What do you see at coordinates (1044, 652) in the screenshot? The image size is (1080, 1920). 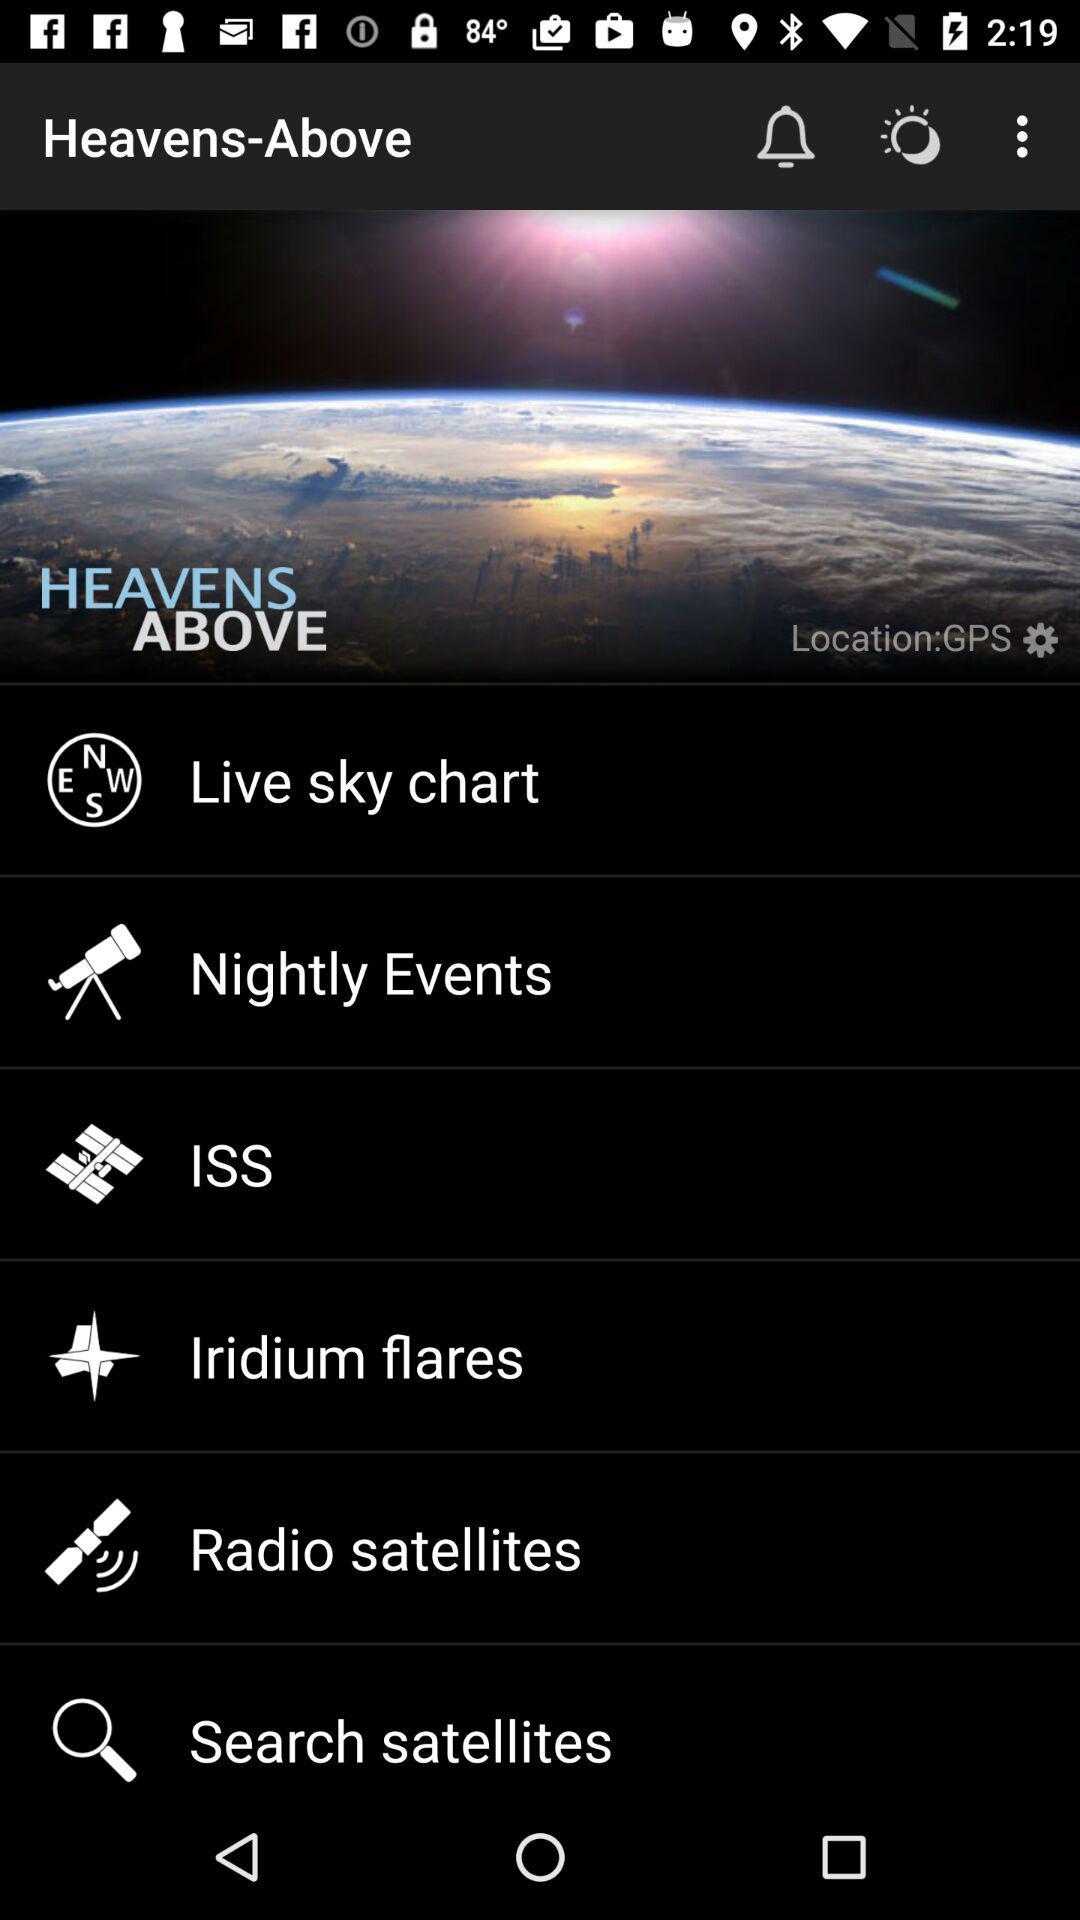 I see `settings toggle` at bounding box center [1044, 652].